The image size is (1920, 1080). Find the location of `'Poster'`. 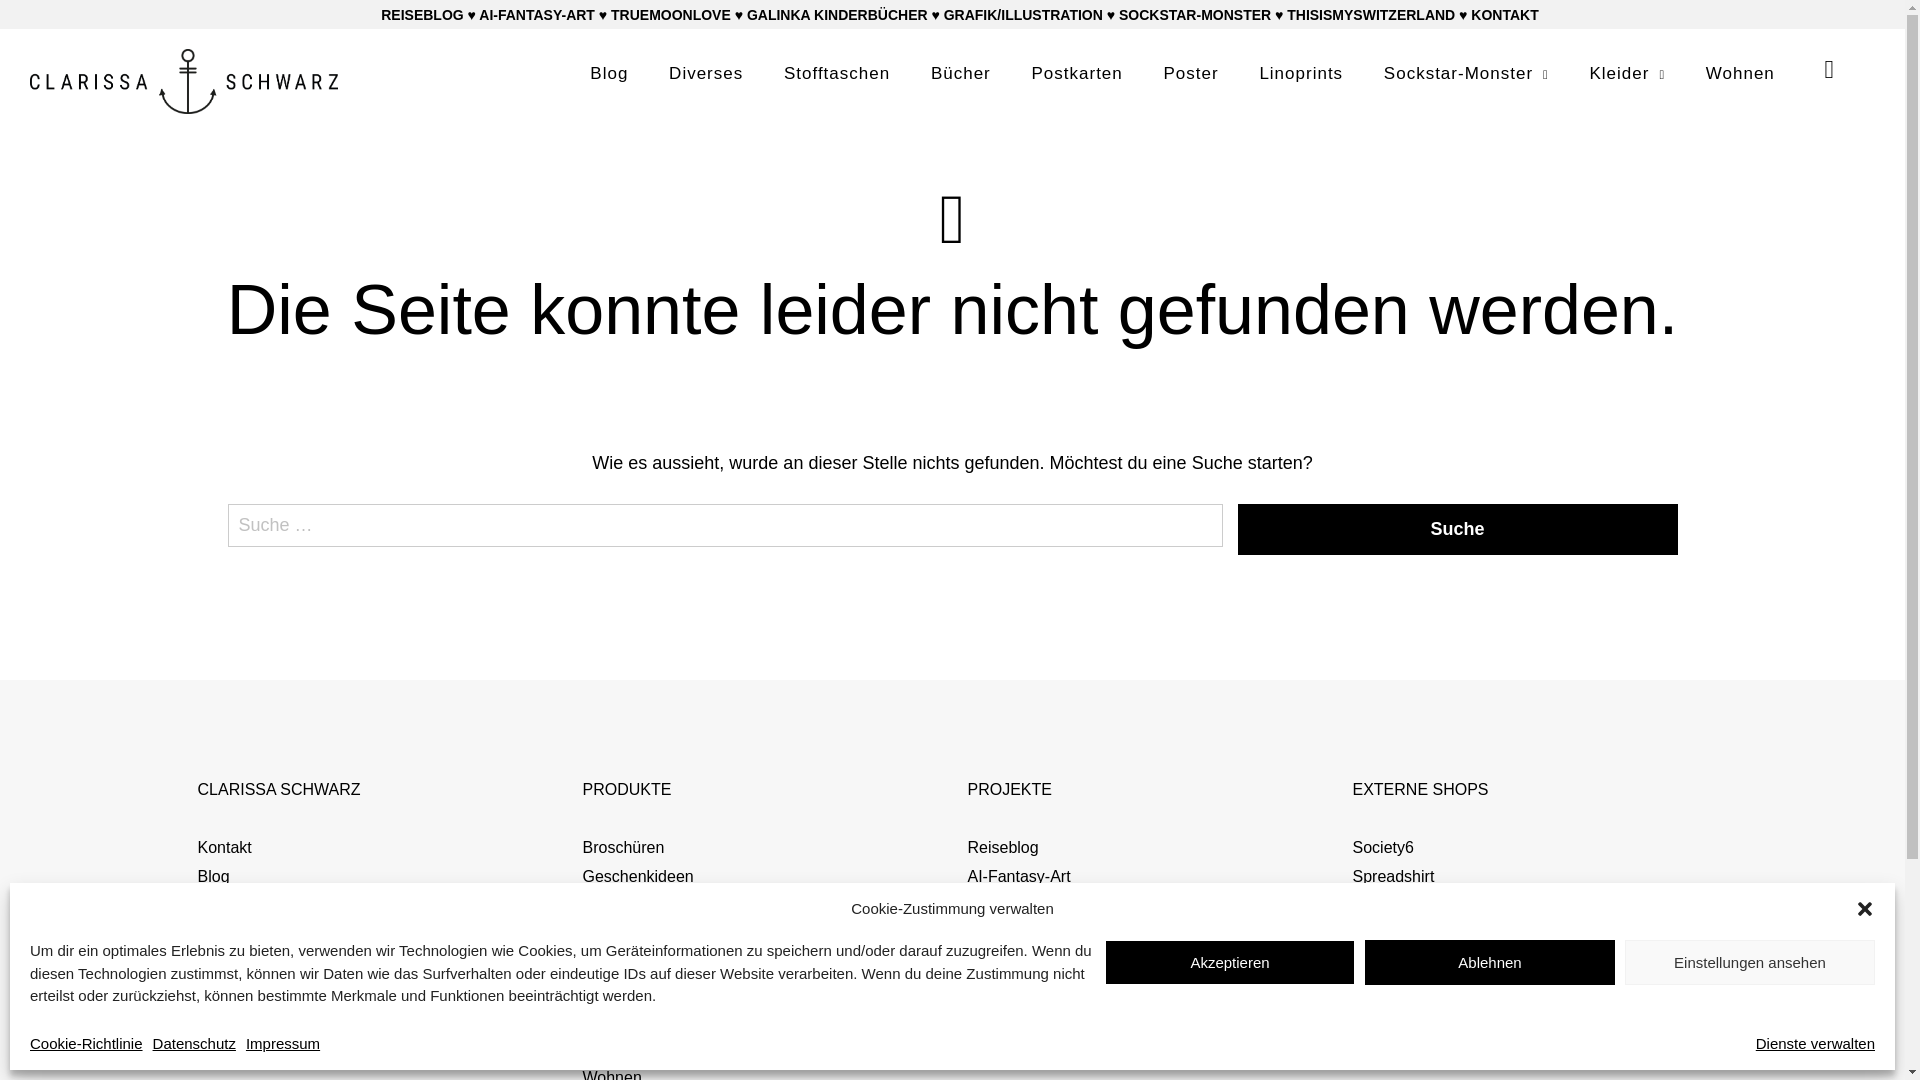

'Poster' is located at coordinates (1191, 72).